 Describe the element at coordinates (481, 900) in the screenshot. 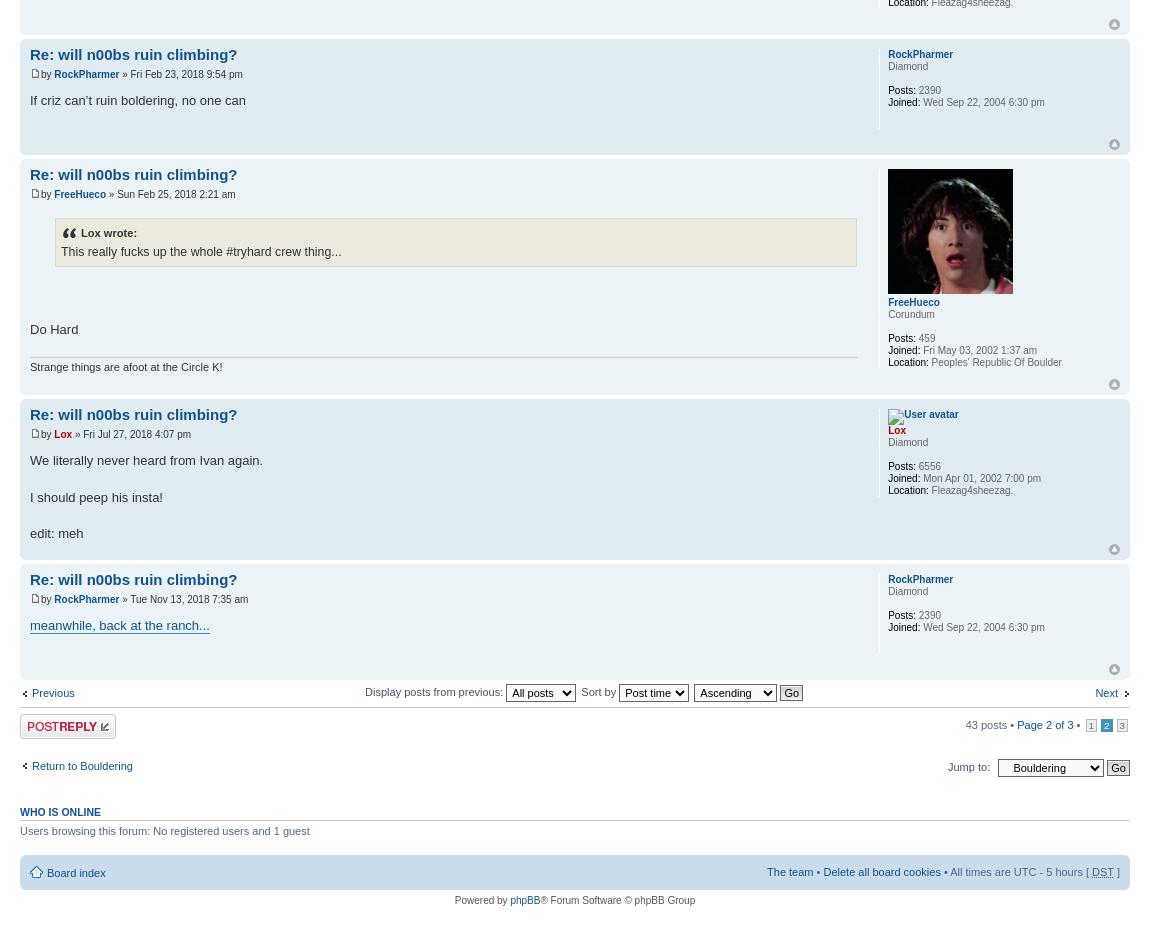

I see `'Powered by'` at that location.